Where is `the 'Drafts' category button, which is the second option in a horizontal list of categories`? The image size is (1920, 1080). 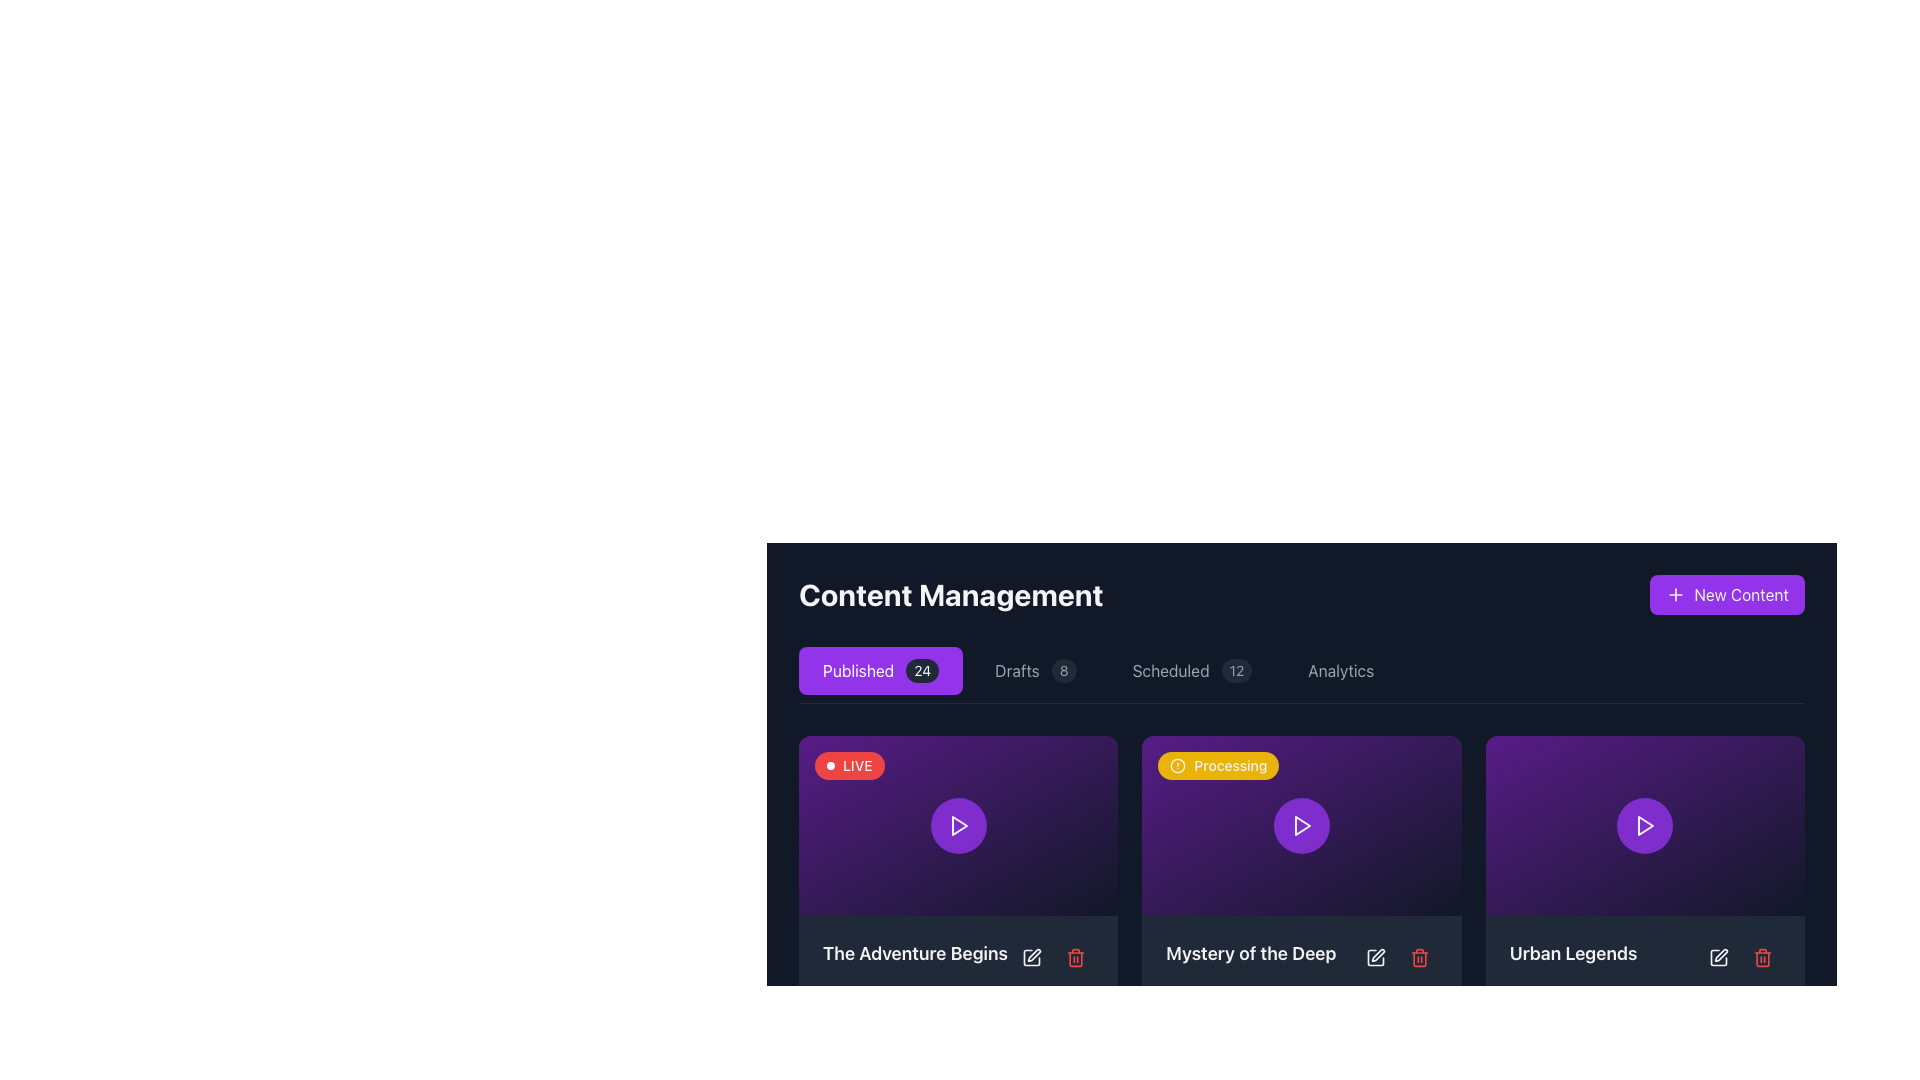 the 'Drafts' category button, which is the second option in a horizontal list of categories is located at coordinates (1035, 671).